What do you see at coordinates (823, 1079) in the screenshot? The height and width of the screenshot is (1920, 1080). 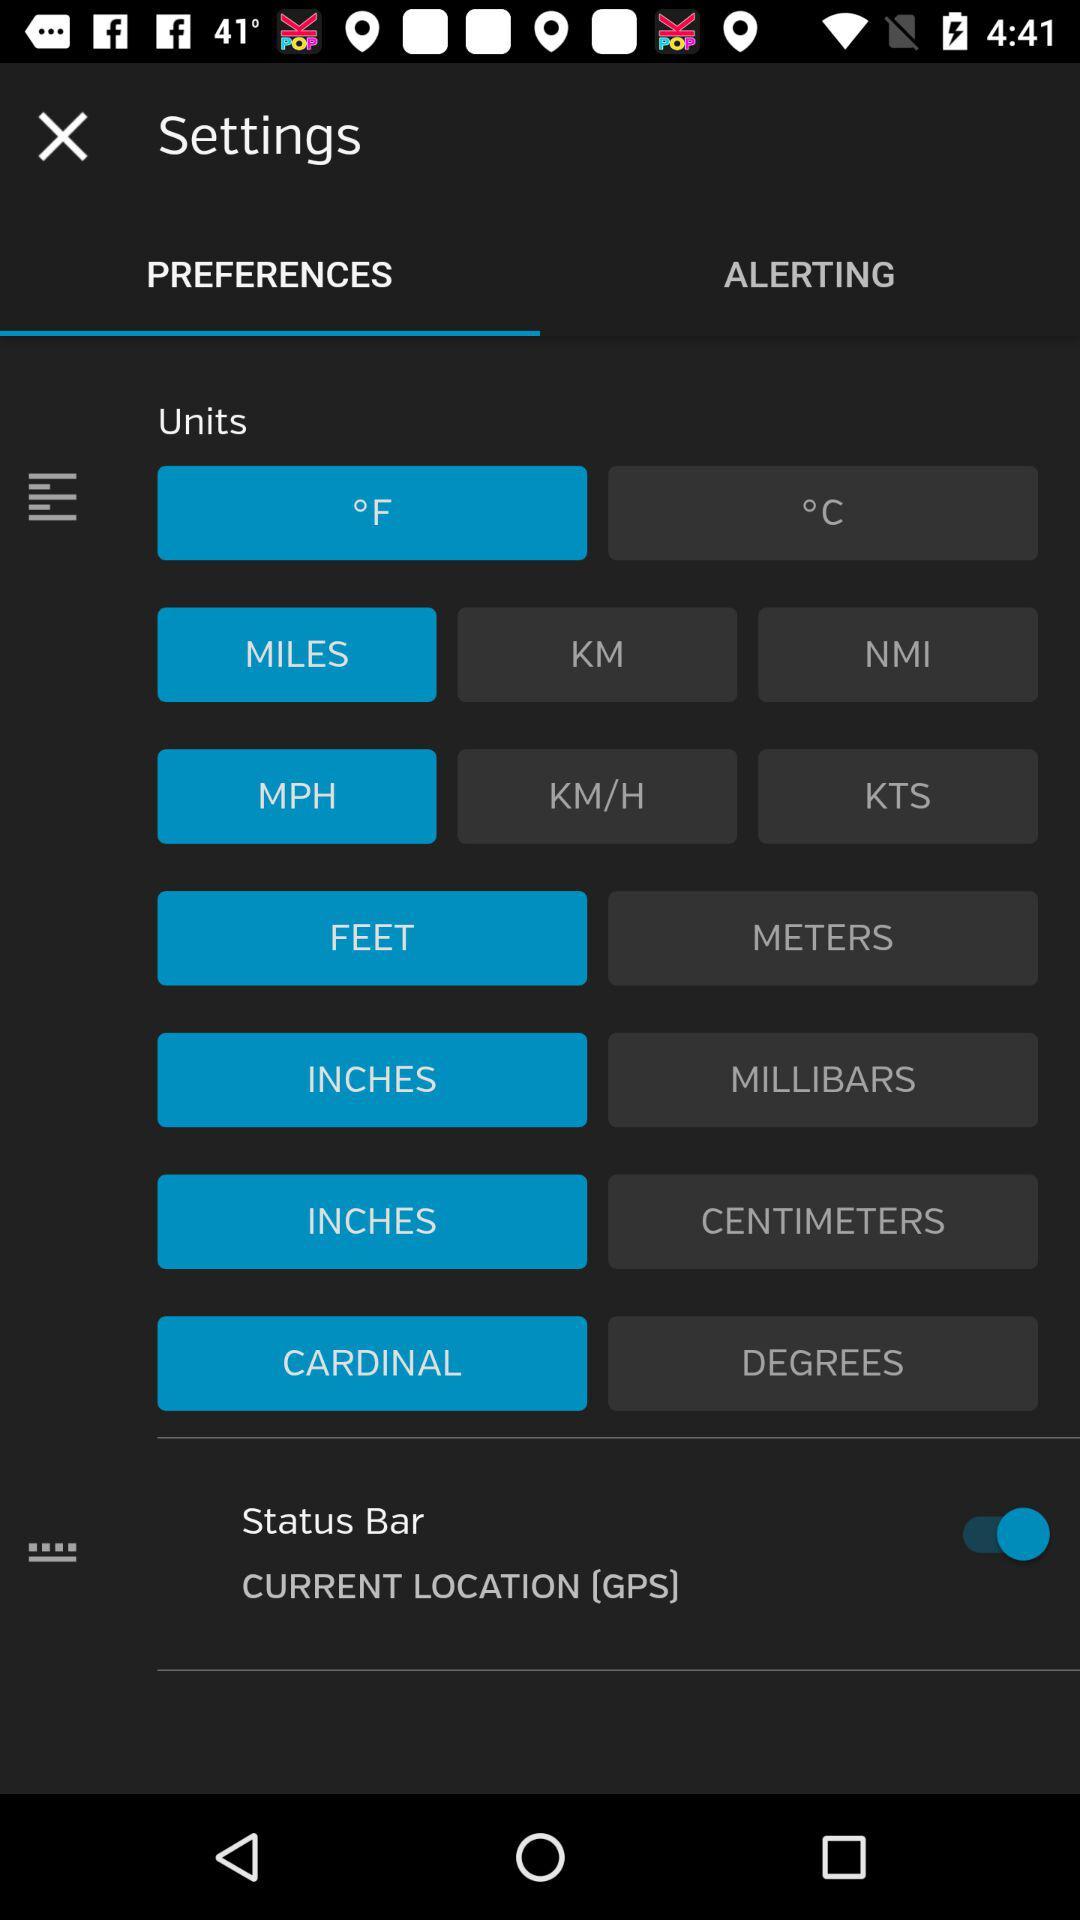 I see `the icon next to inches icon` at bounding box center [823, 1079].